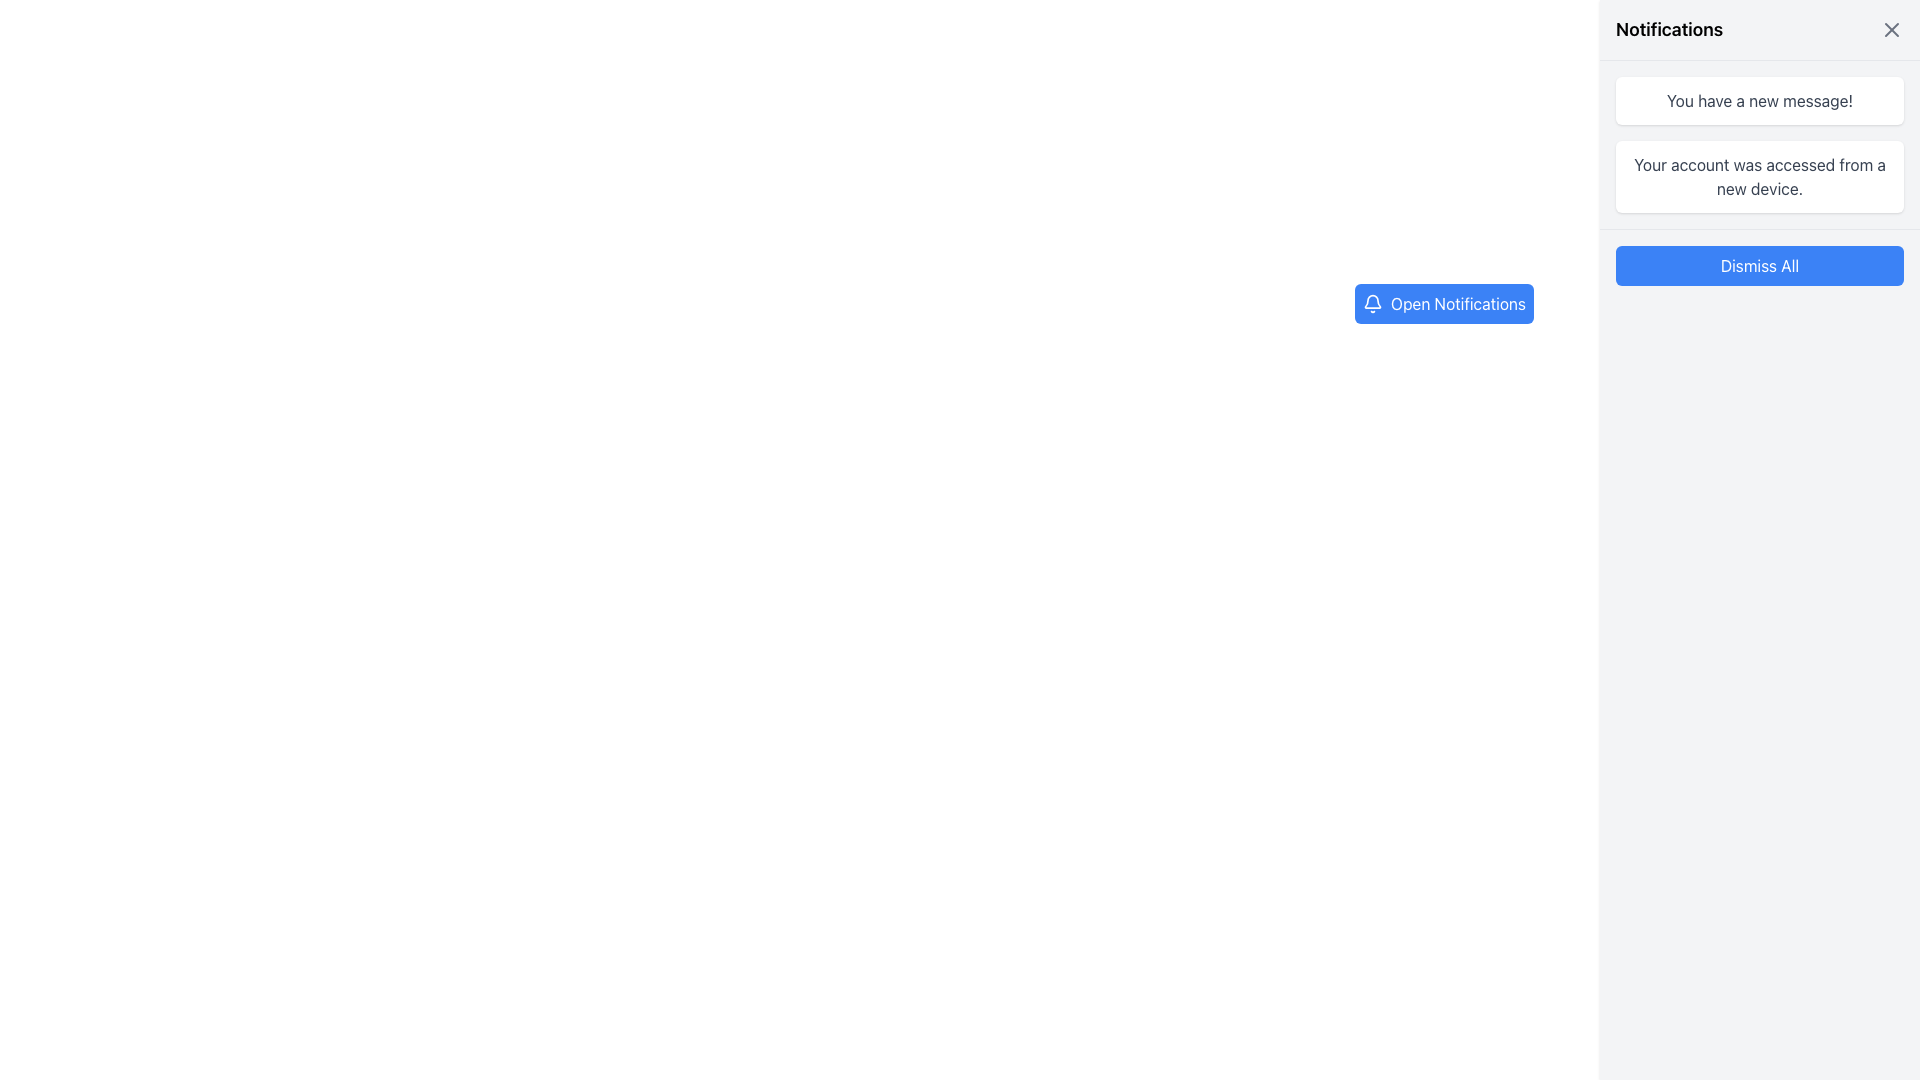 This screenshot has width=1920, height=1080. I want to click on the Close button icon located at the top-right corner of the Notifications panel, so click(1890, 30).